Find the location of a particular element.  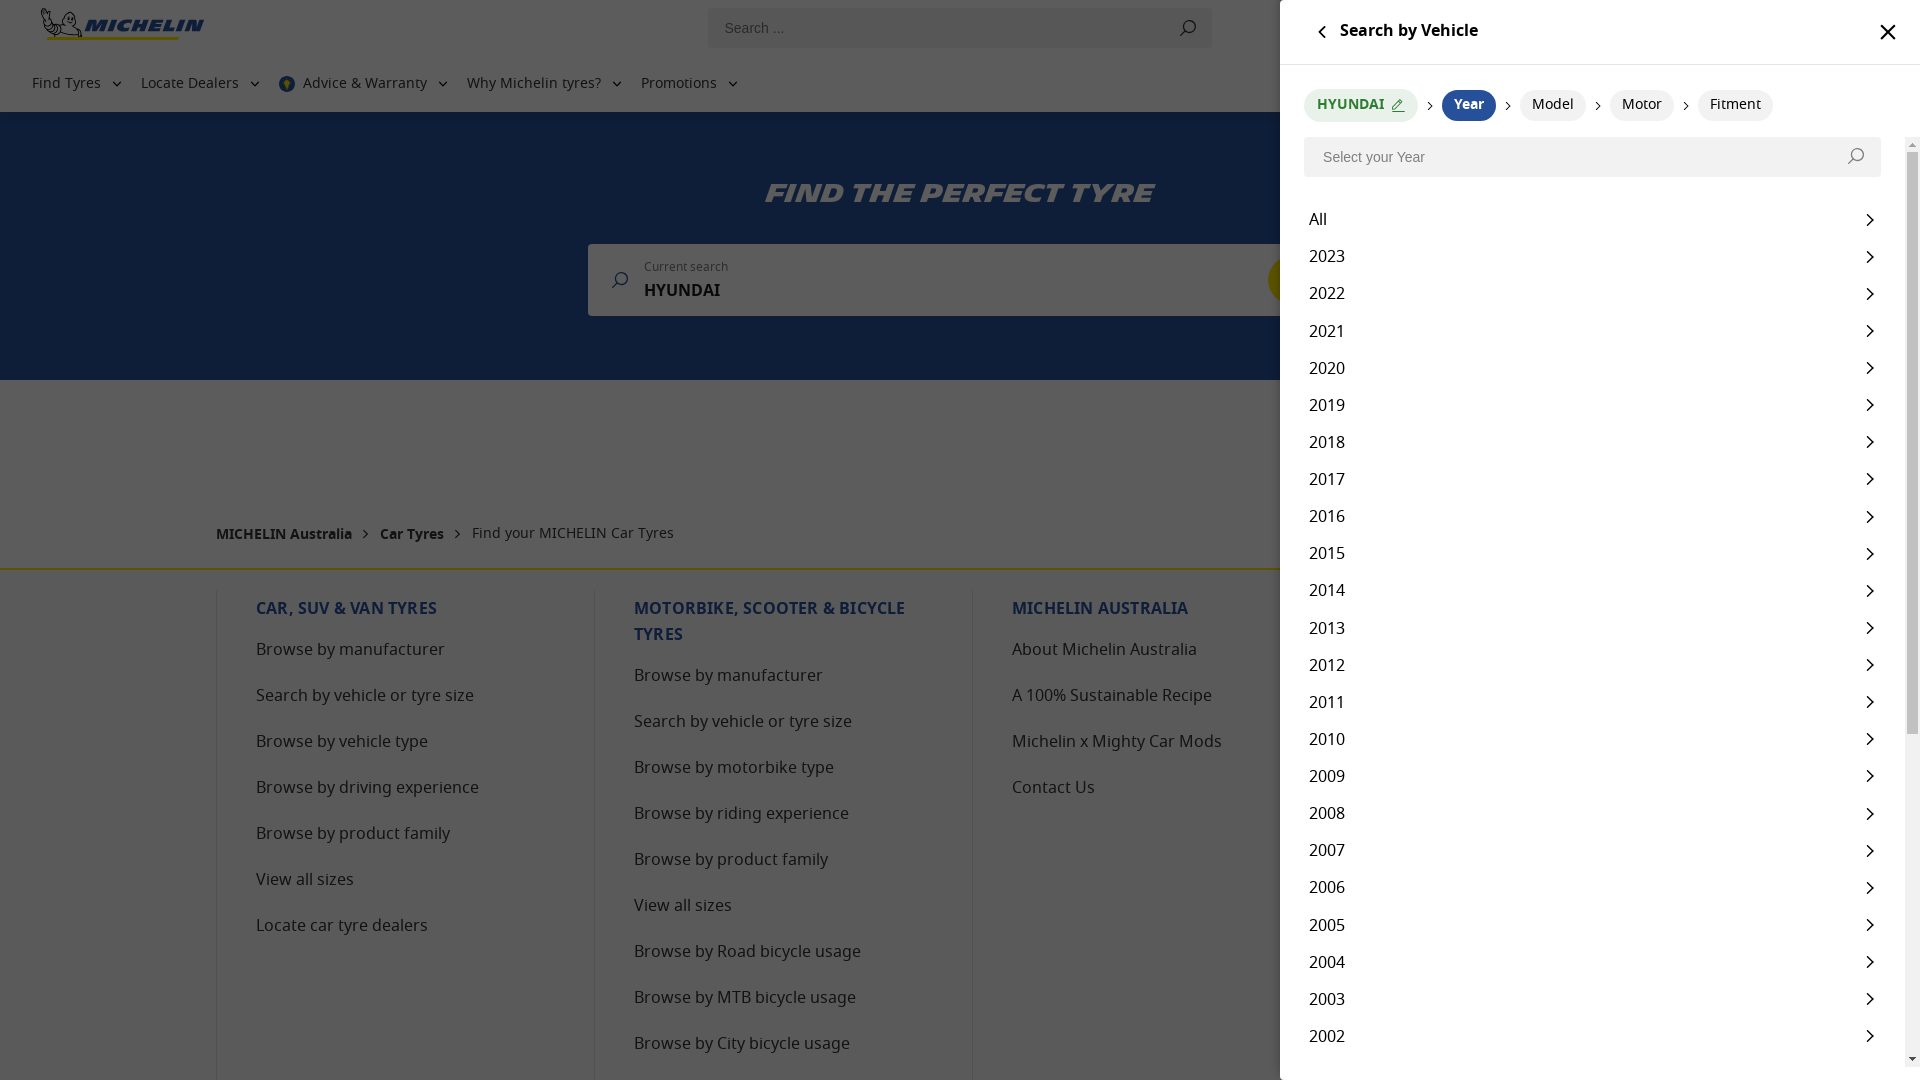

'2020' is located at coordinates (1591, 368).